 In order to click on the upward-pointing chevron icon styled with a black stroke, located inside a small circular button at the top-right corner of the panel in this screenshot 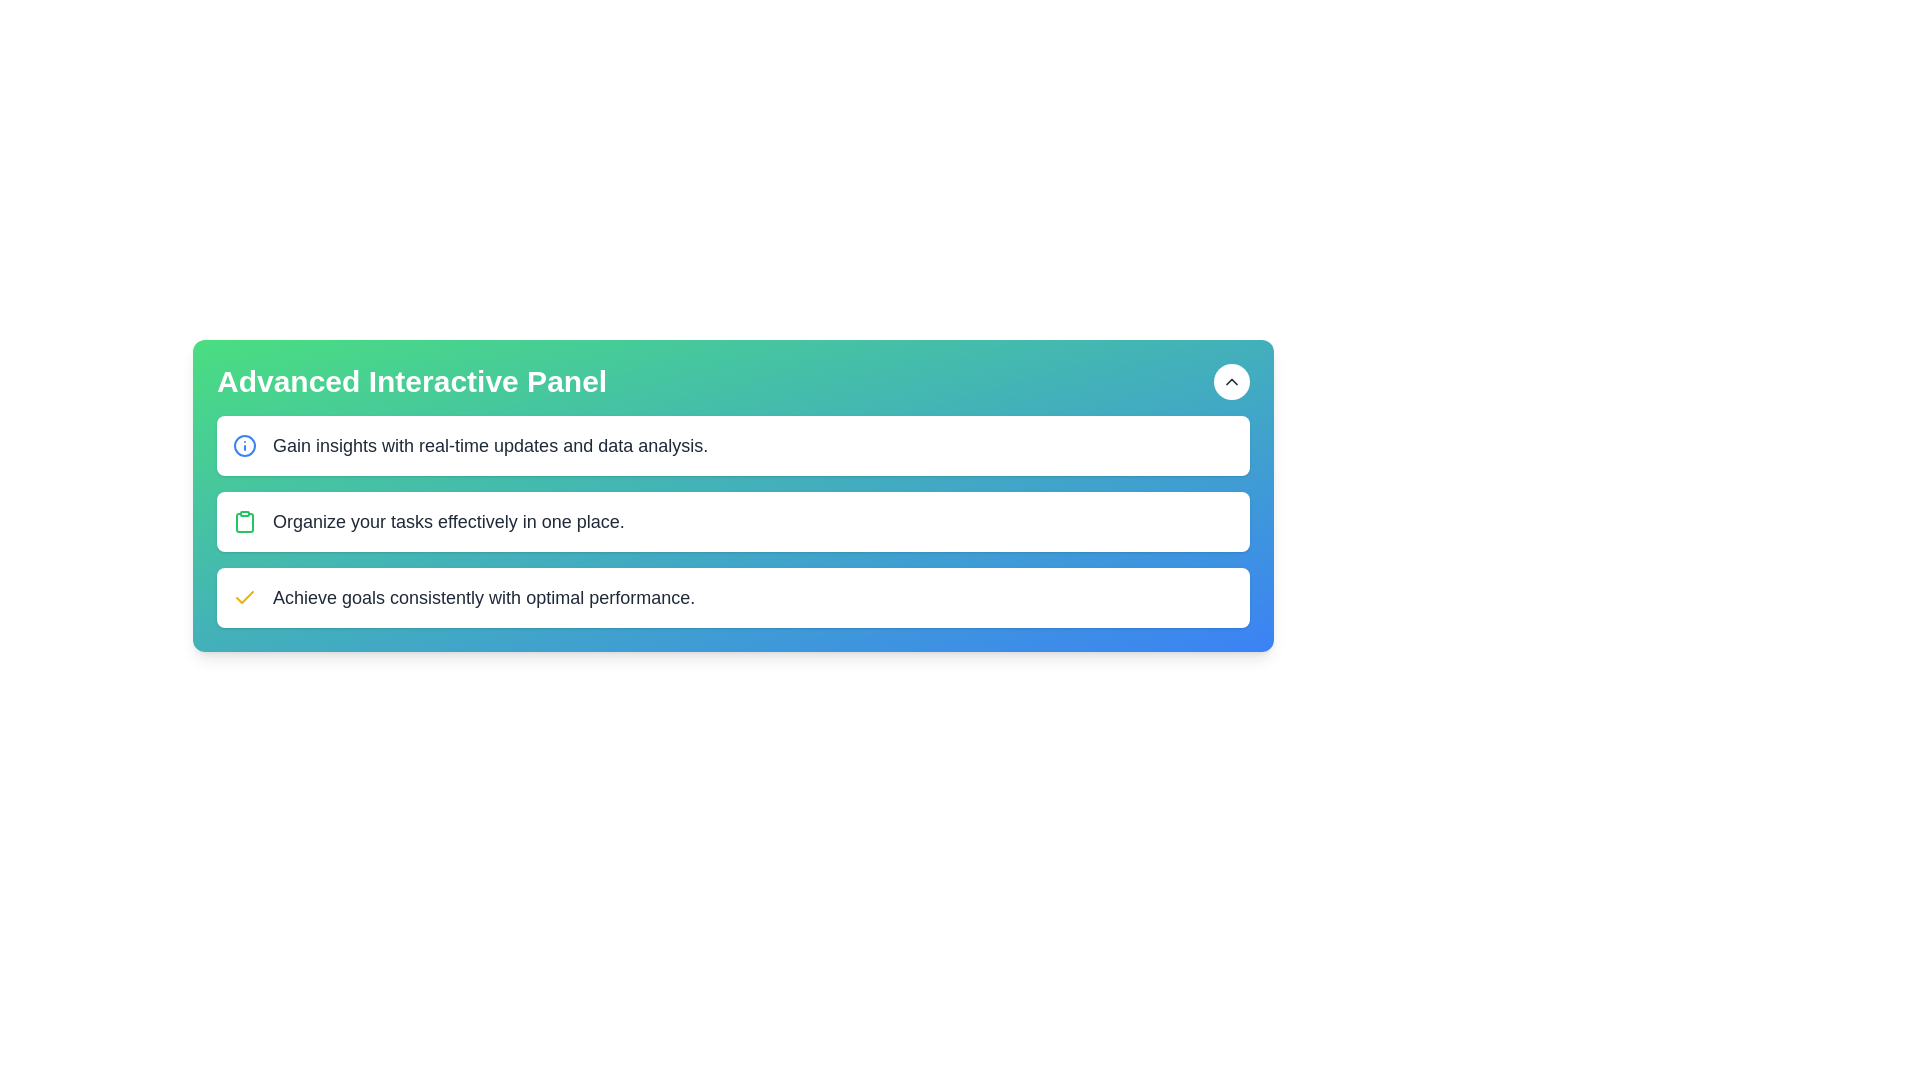, I will do `click(1231, 381)`.